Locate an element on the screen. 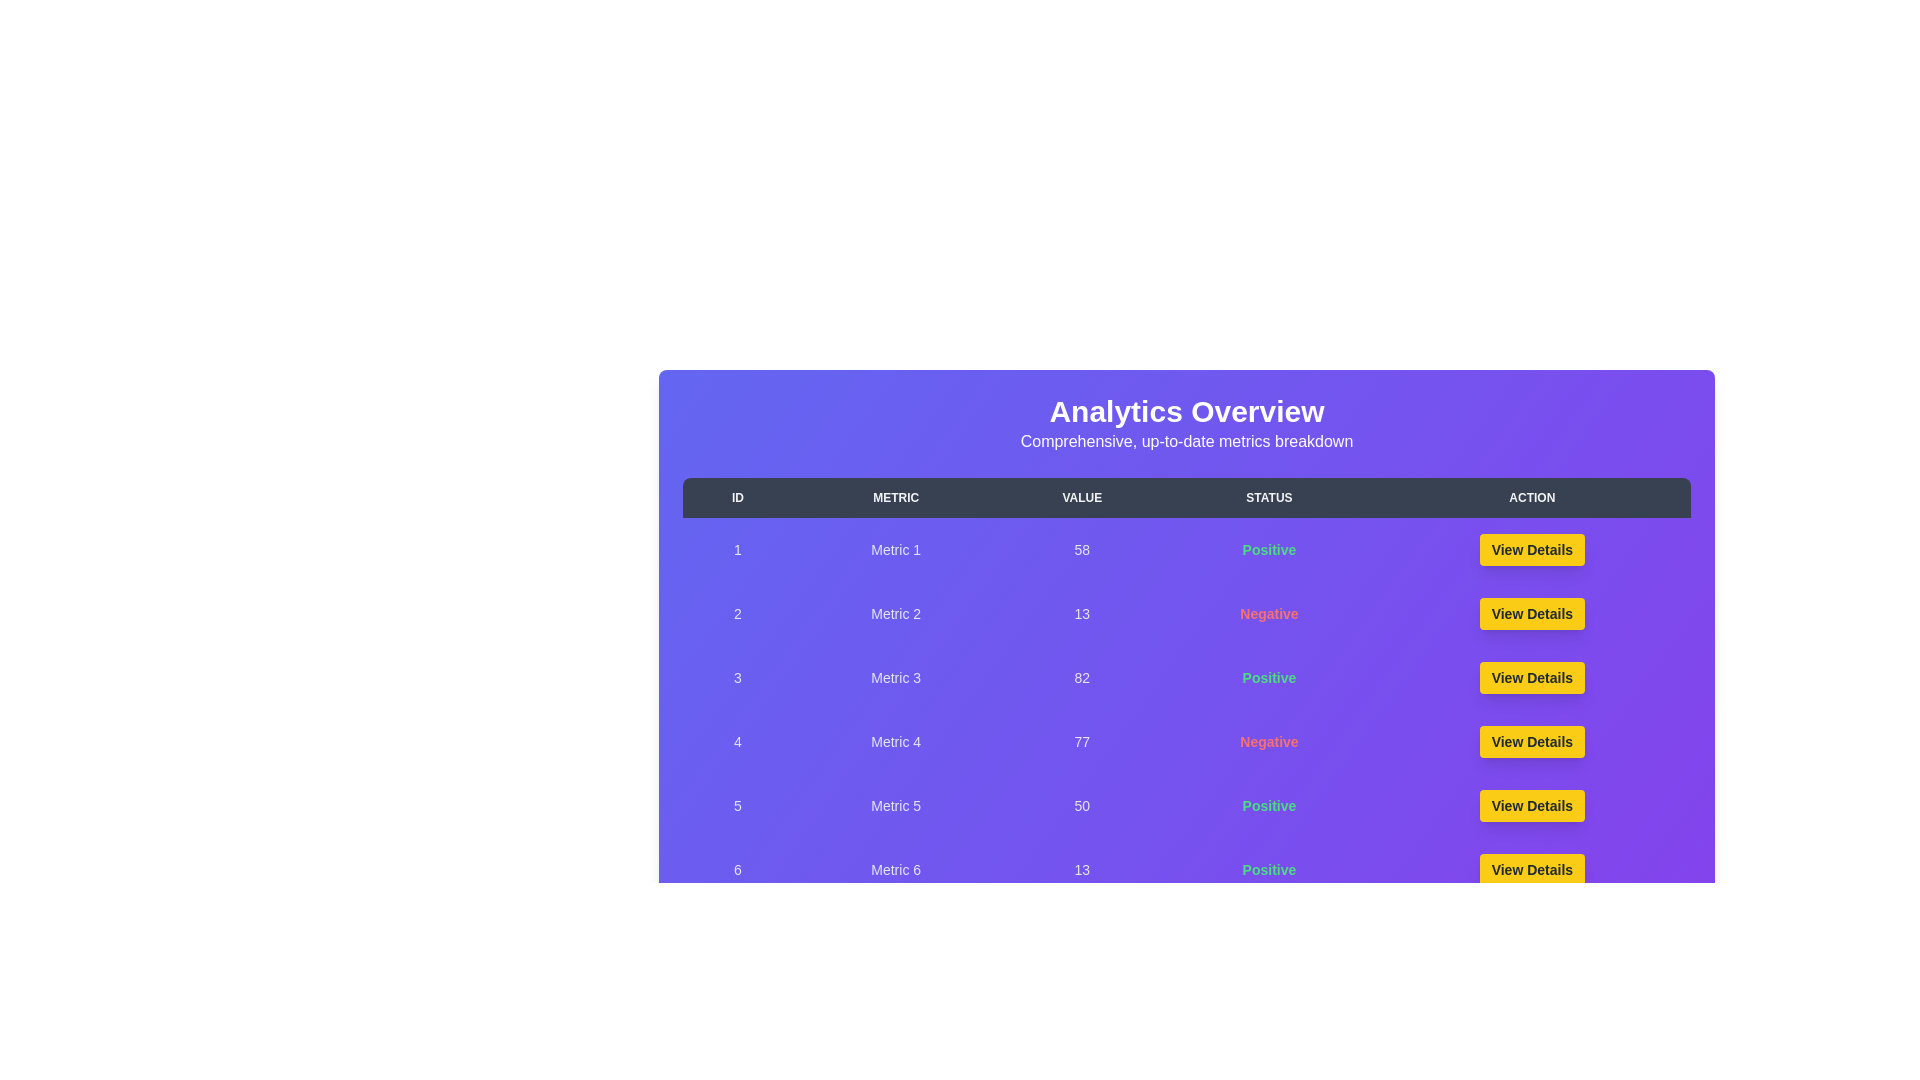 The width and height of the screenshot is (1920, 1080). the row corresponding to 3 is located at coordinates (1186, 677).